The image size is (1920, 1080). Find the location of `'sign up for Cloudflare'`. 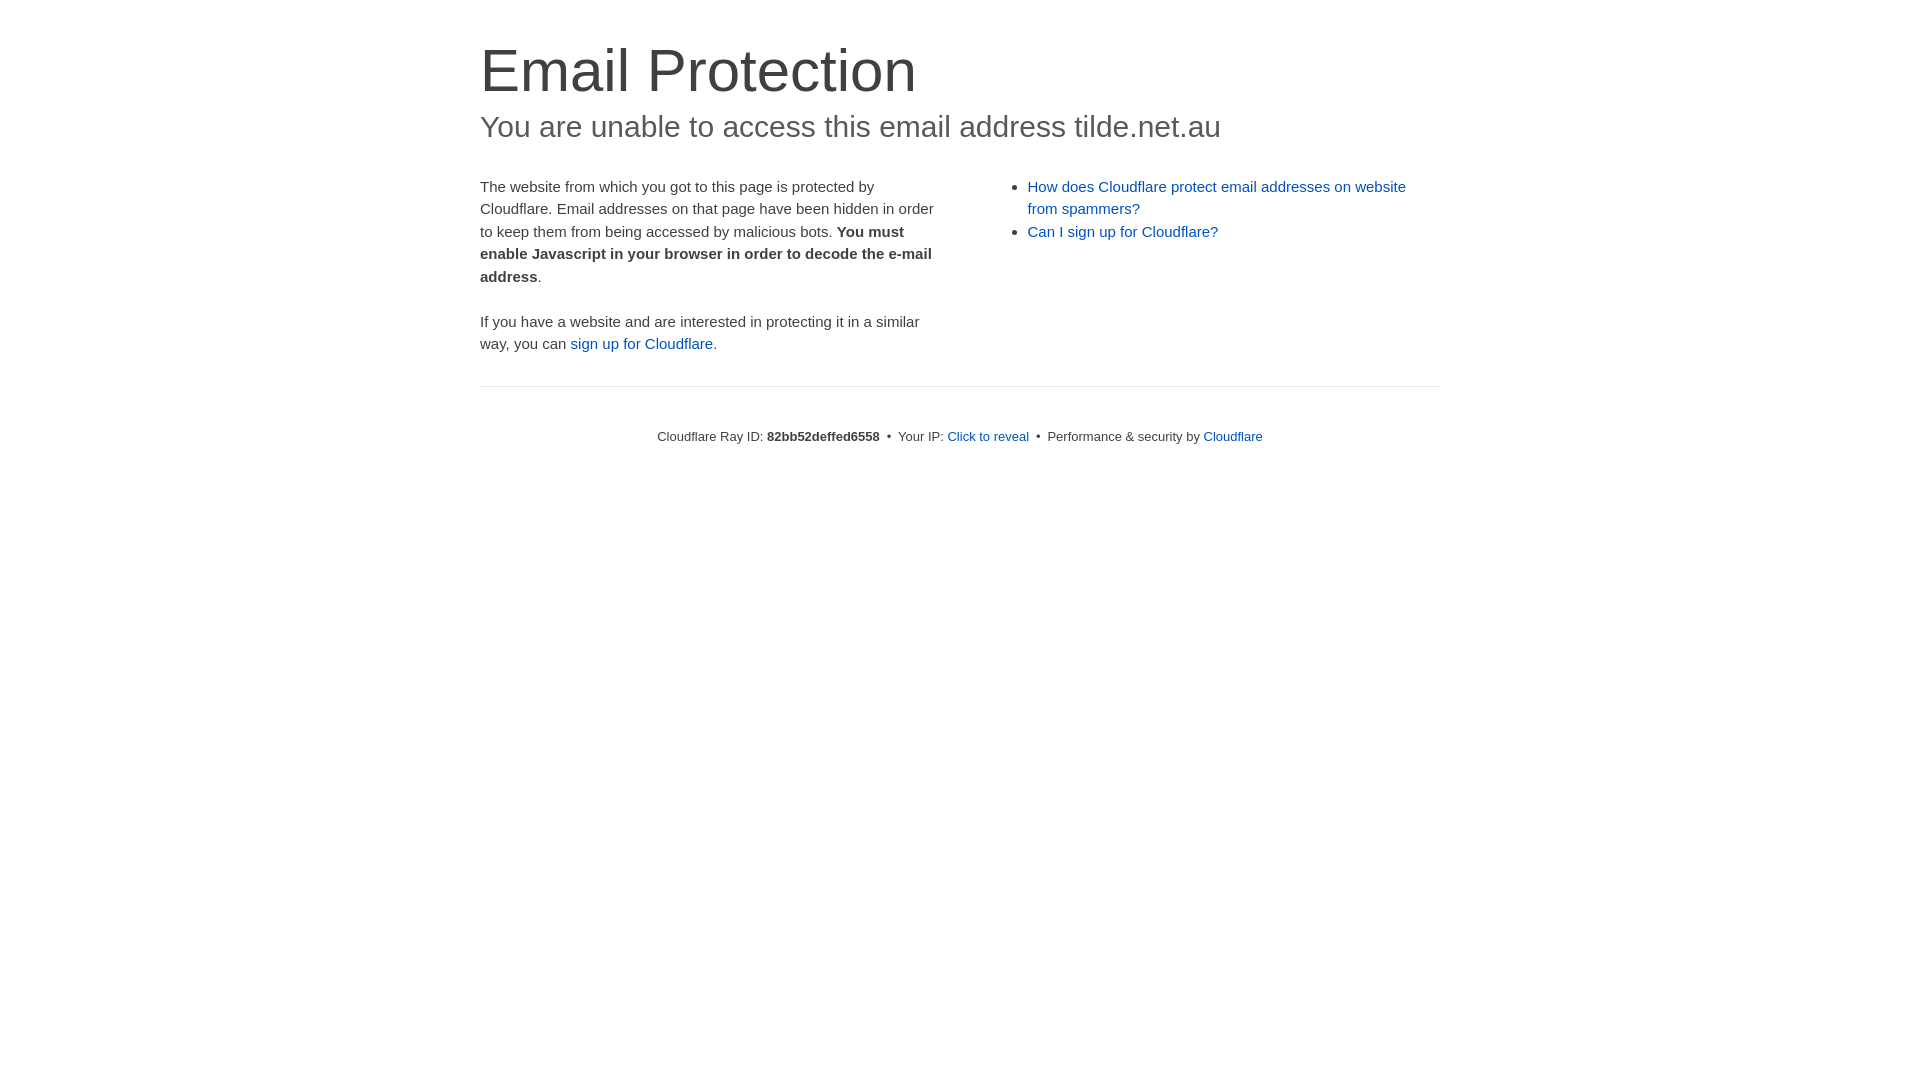

'sign up for Cloudflare' is located at coordinates (642, 342).